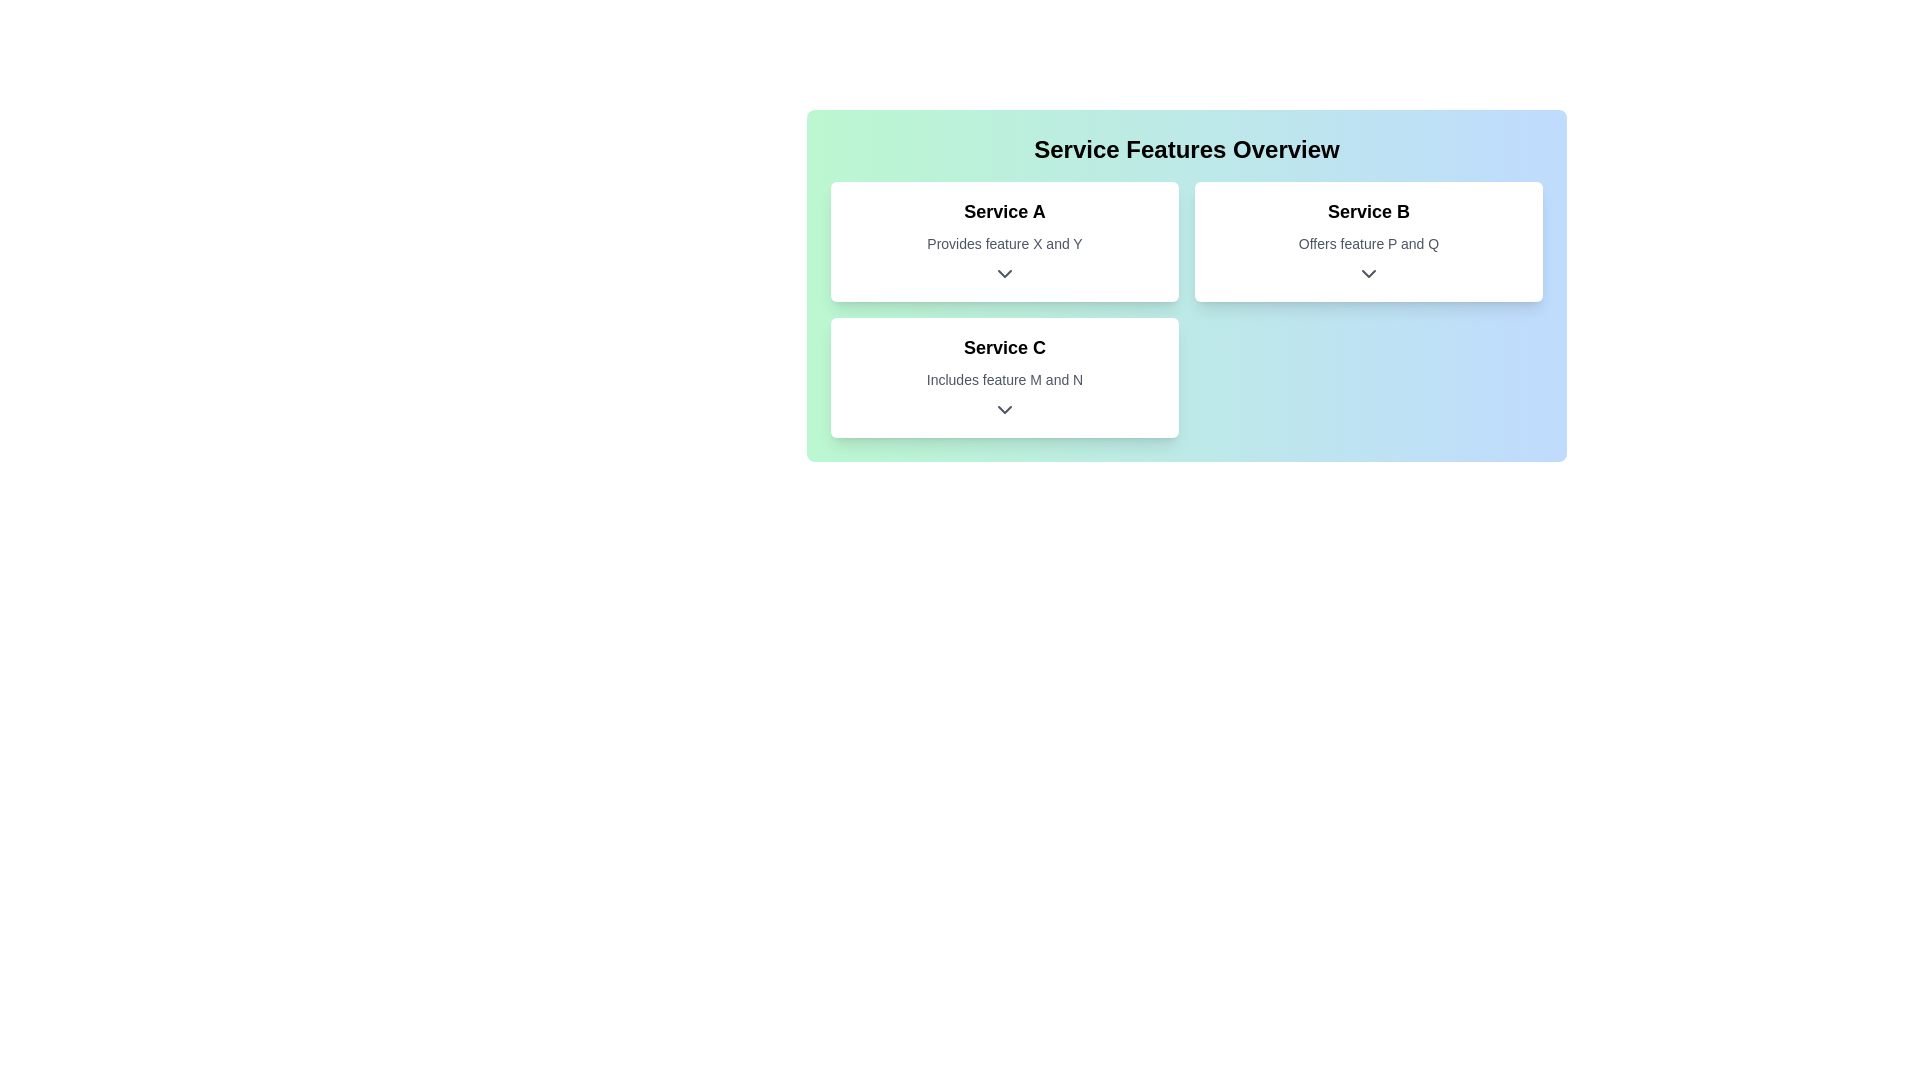 This screenshot has height=1080, width=1920. What do you see at coordinates (1367, 212) in the screenshot?
I see `the text label identified as 'Service B'` at bounding box center [1367, 212].